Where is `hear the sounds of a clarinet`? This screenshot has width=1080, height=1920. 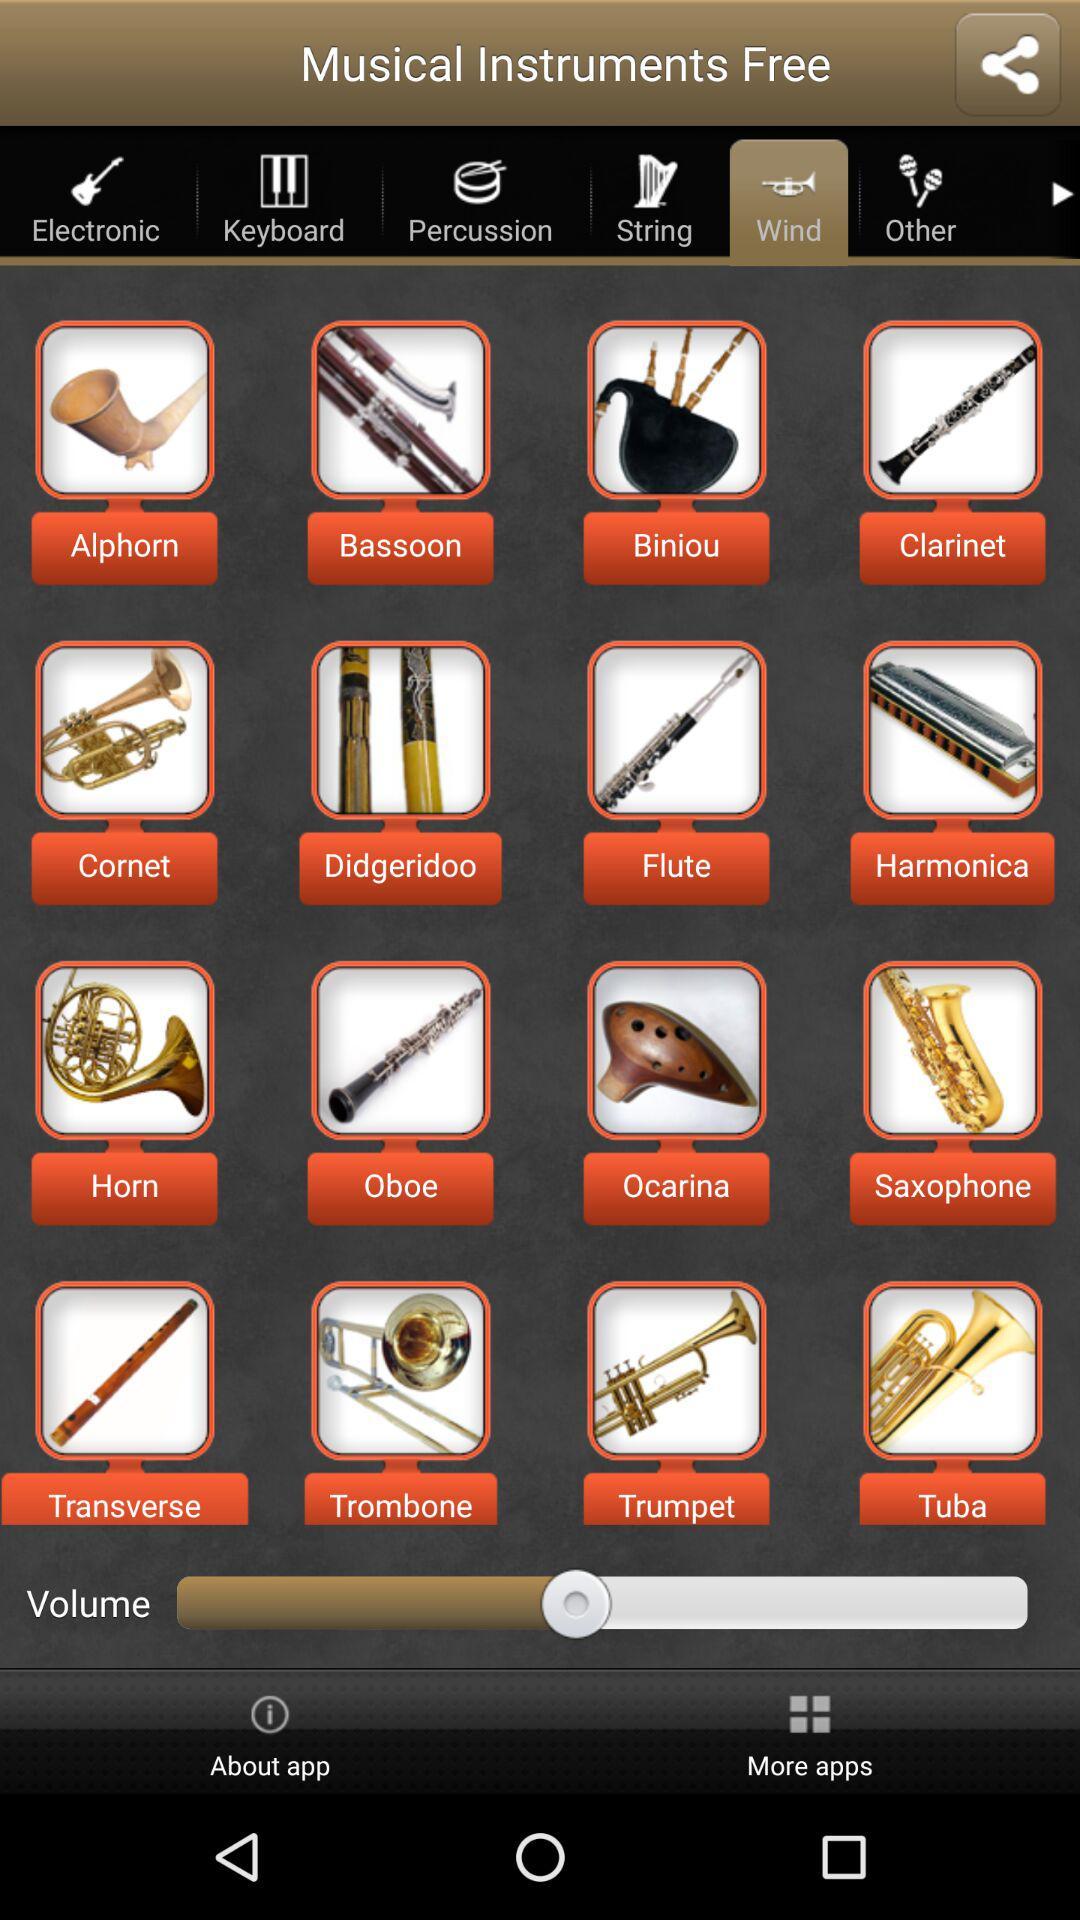 hear the sounds of a clarinet is located at coordinates (951, 408).